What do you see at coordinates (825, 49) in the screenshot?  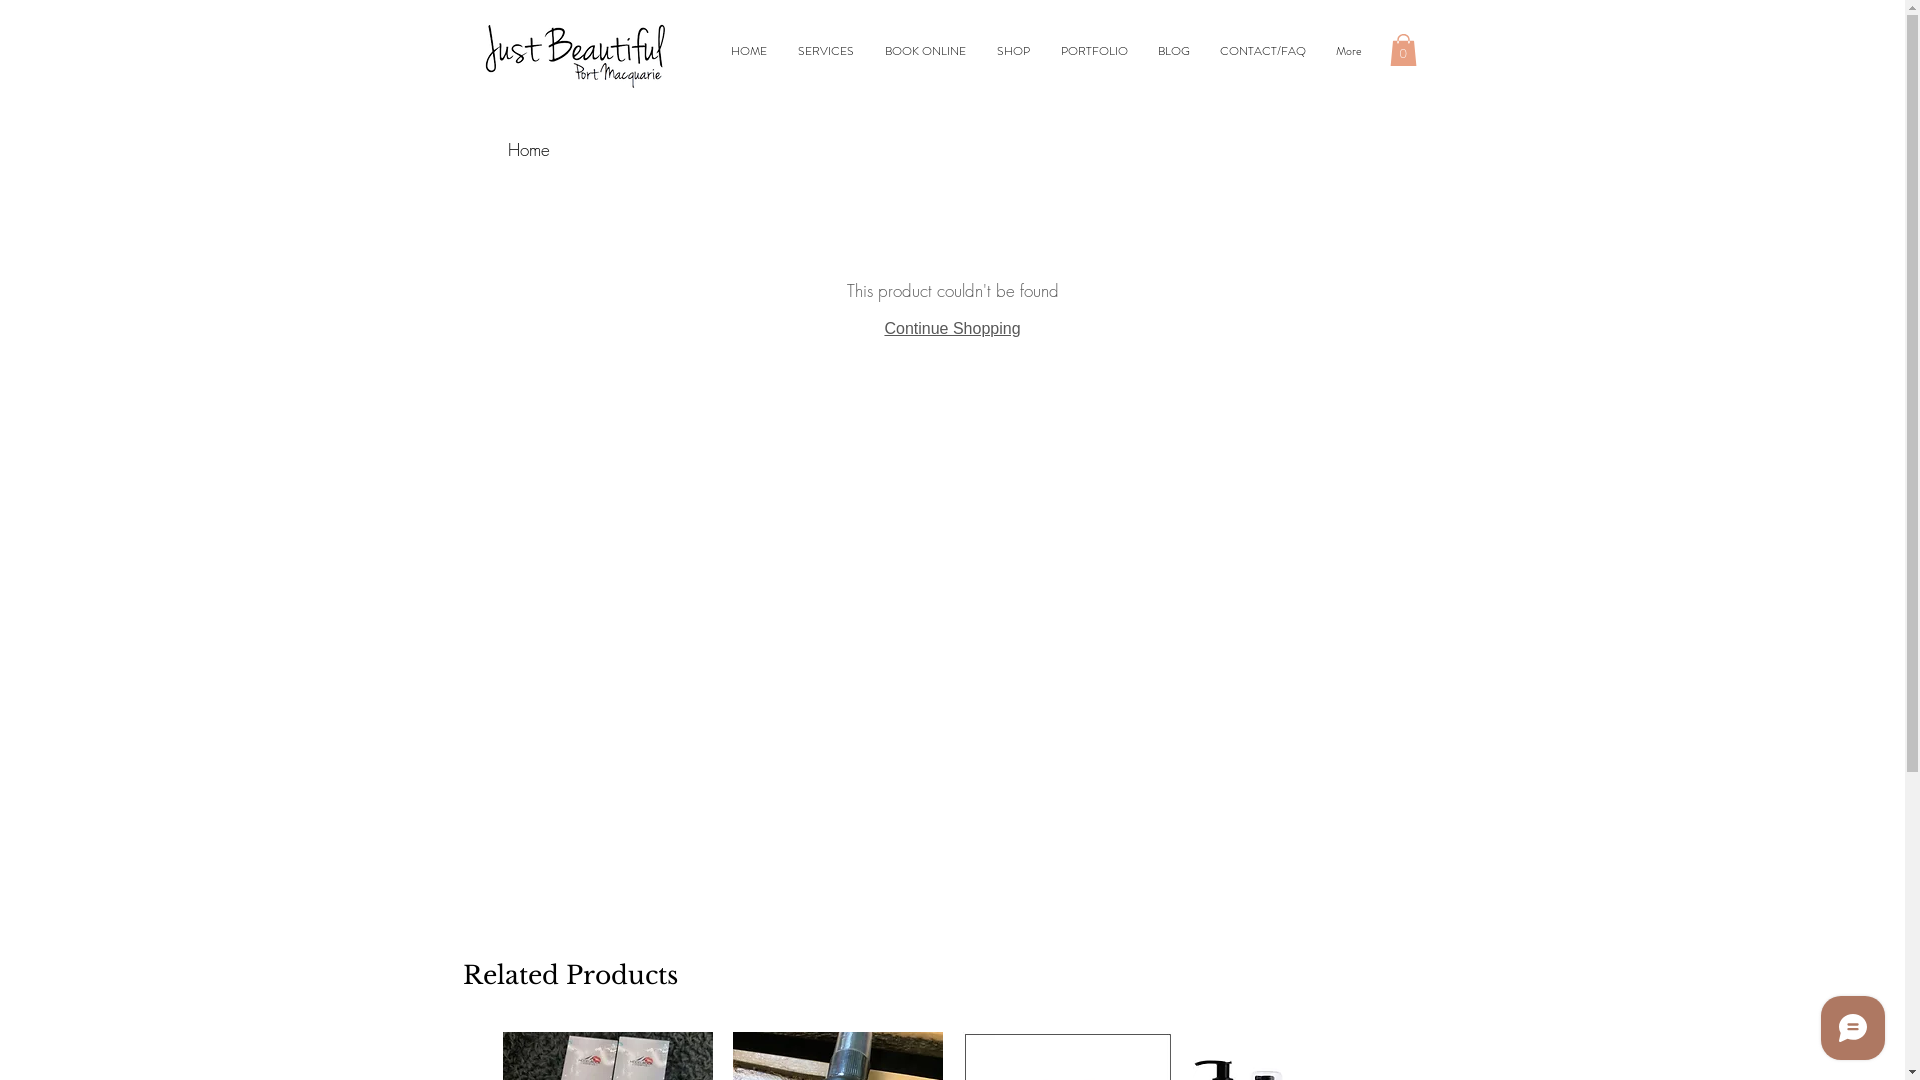 I see `'SERVICES'` at bounding box center [825, 49].